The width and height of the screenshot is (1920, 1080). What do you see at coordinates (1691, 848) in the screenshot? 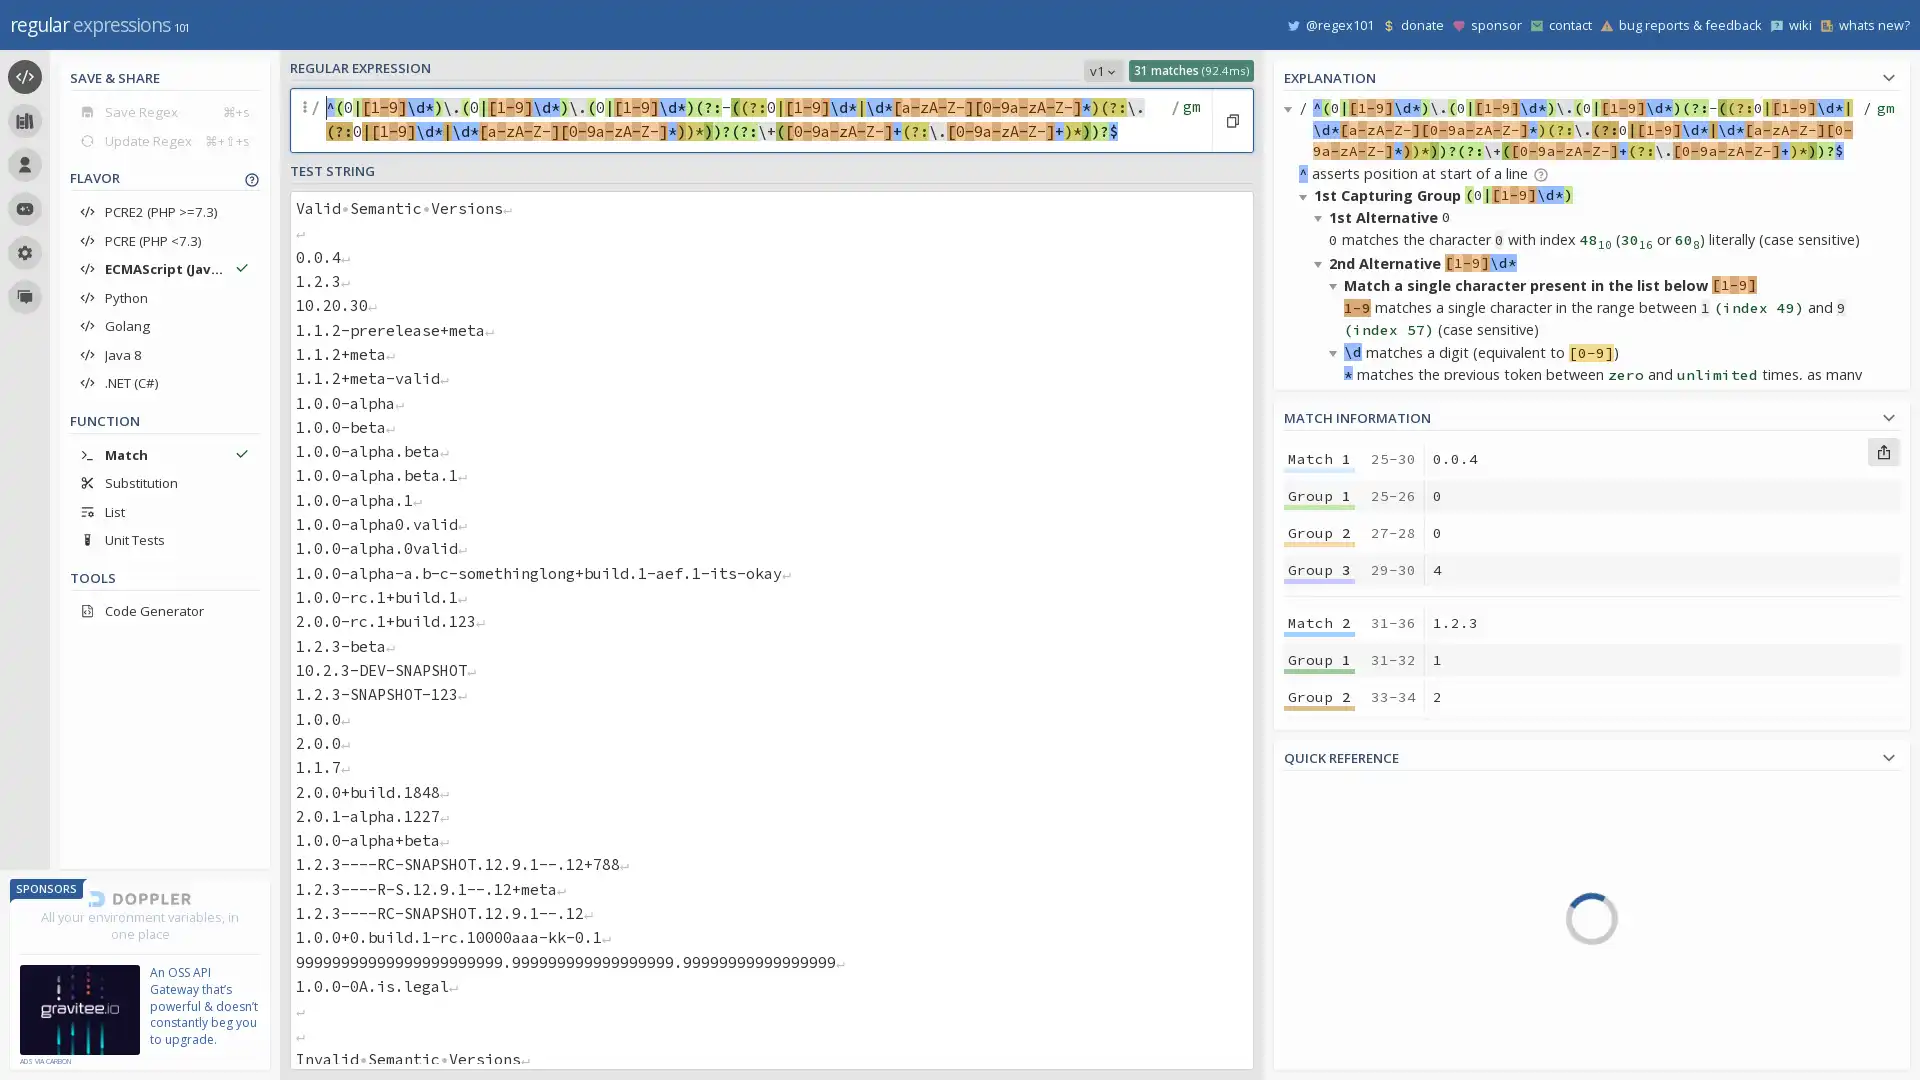
I see `A character in the range: a-z [a-z]` at bounding box center [1691, 848].